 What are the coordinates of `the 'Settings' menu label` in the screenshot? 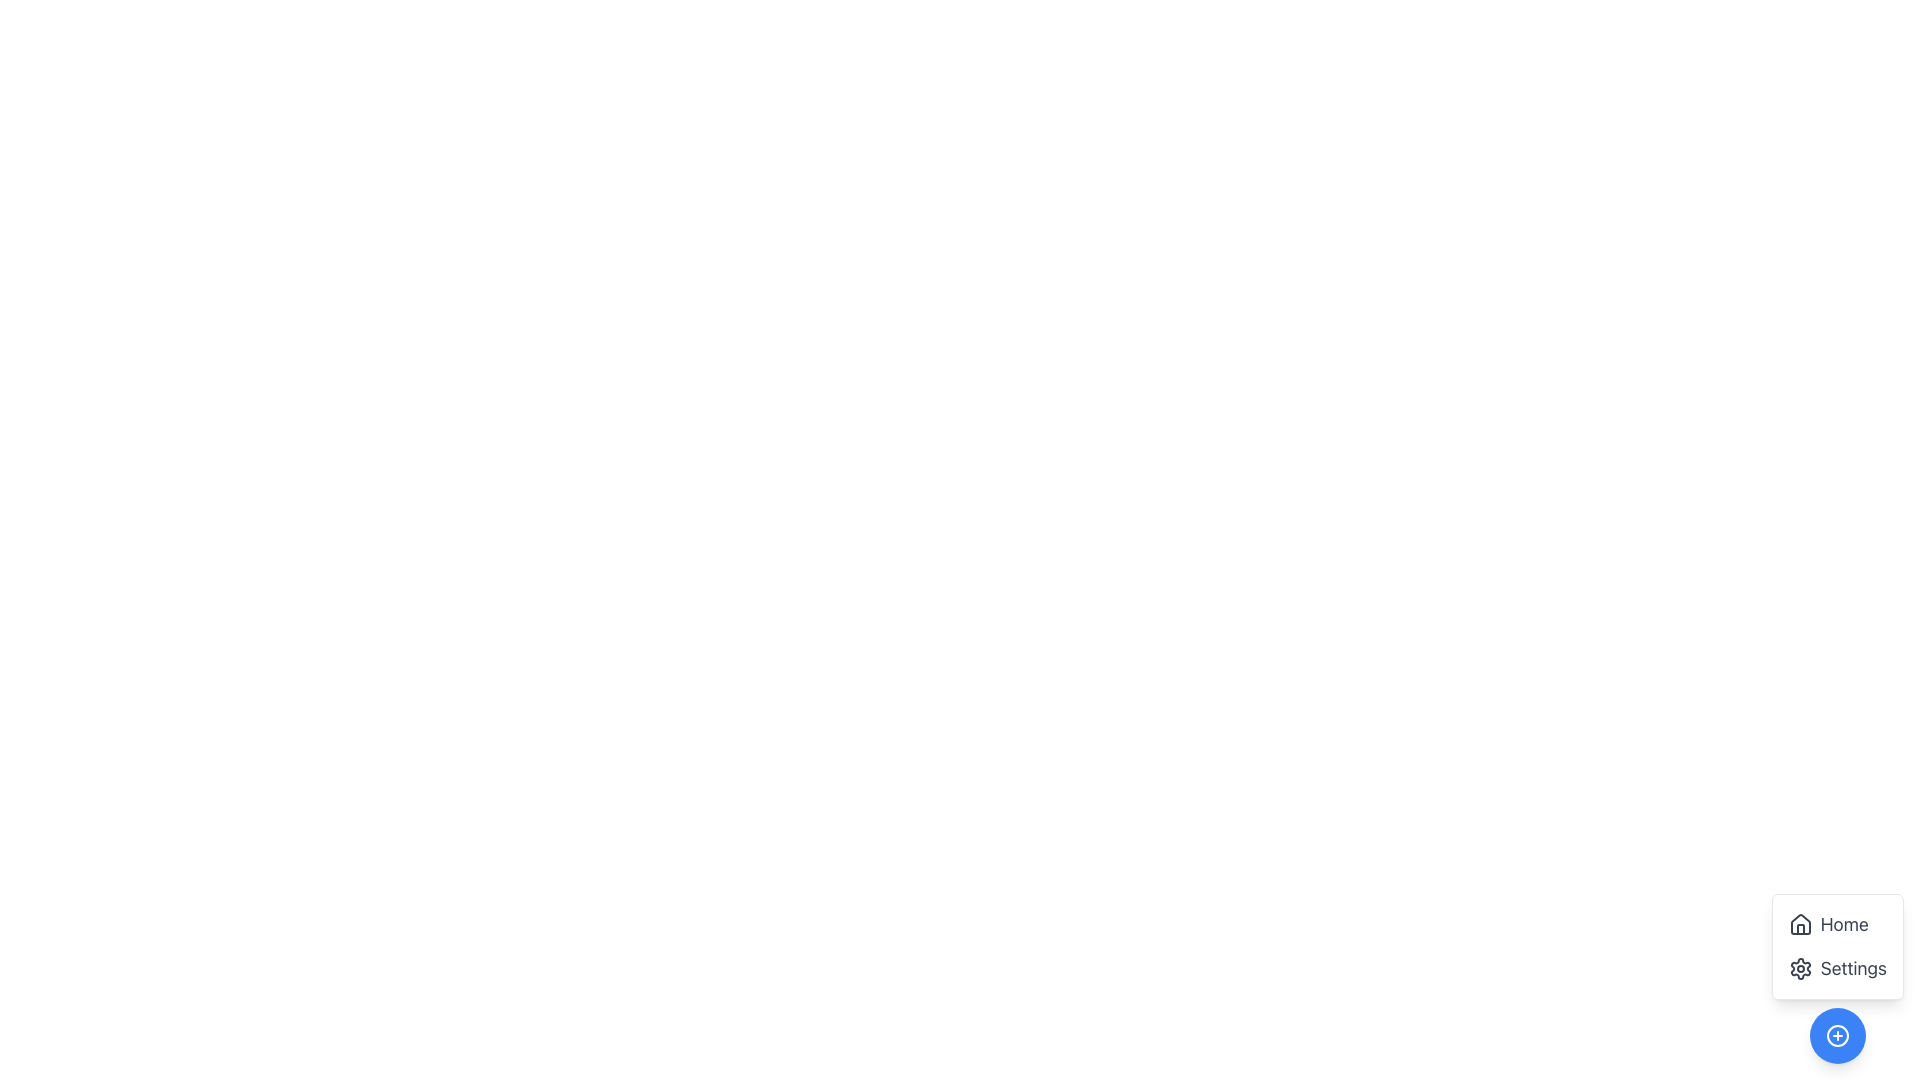 It's located at (1852, 967).